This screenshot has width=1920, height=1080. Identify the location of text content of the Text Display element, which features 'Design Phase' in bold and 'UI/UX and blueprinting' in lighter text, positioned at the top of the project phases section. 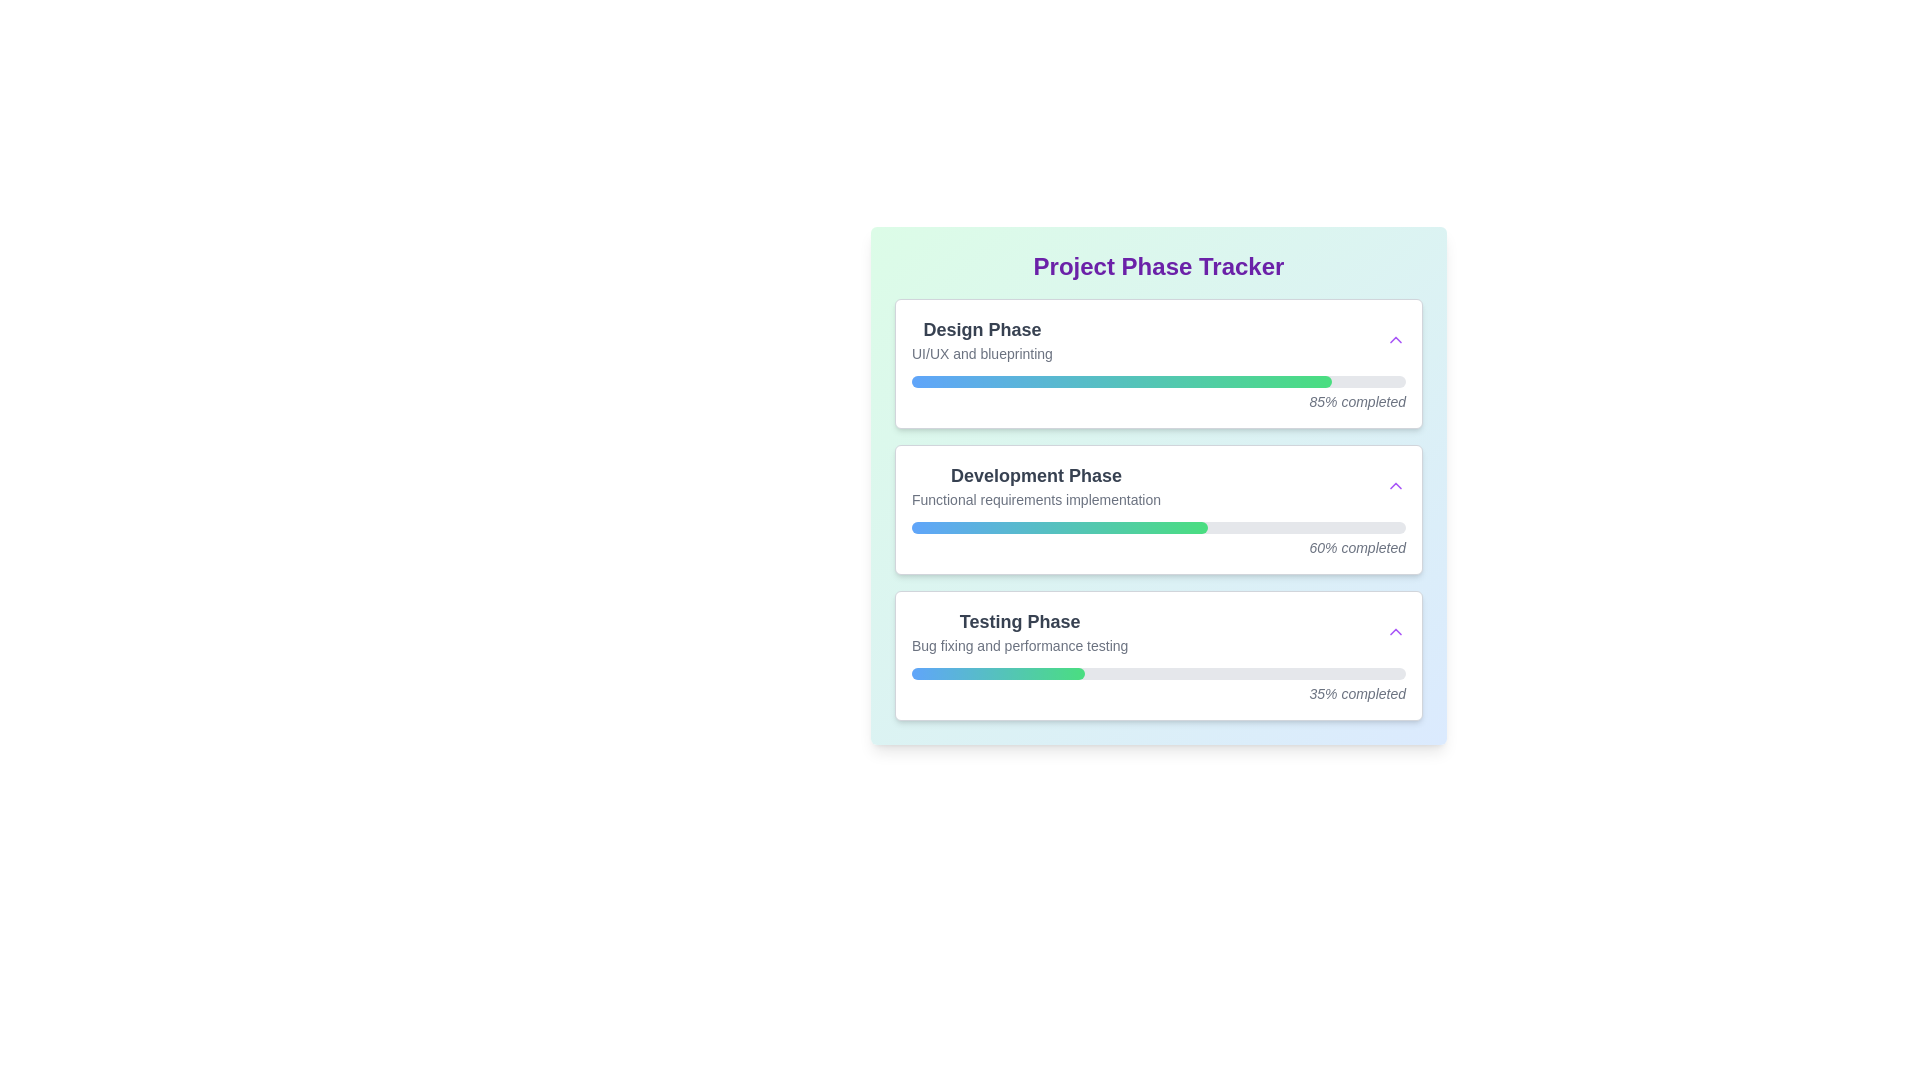
(982, 338).